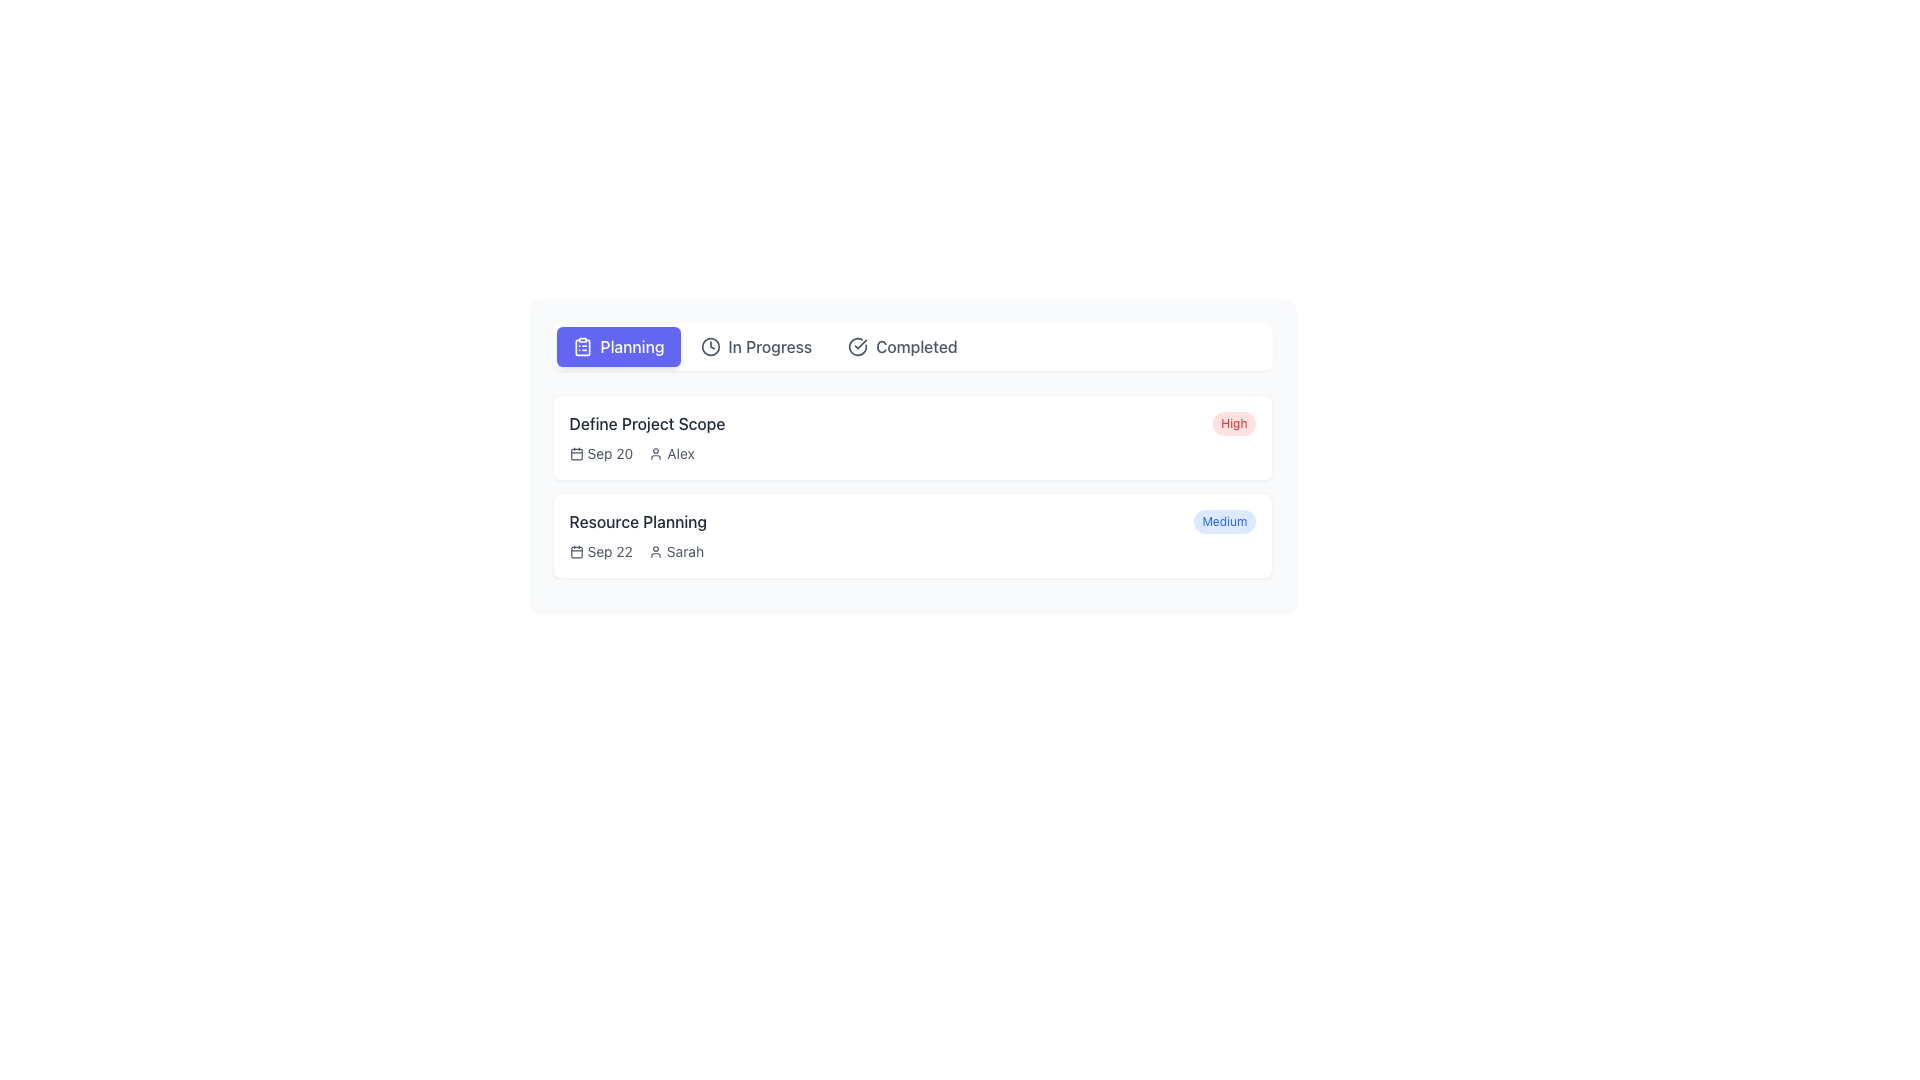  Describe the element at coordinates (710, 346) in the screenshot. I see `the SVG Circle that visually defines the circular boundary of the clock icon, which is located near the center of the 'In Progress' button in the navigation tab above the task list` at that location.